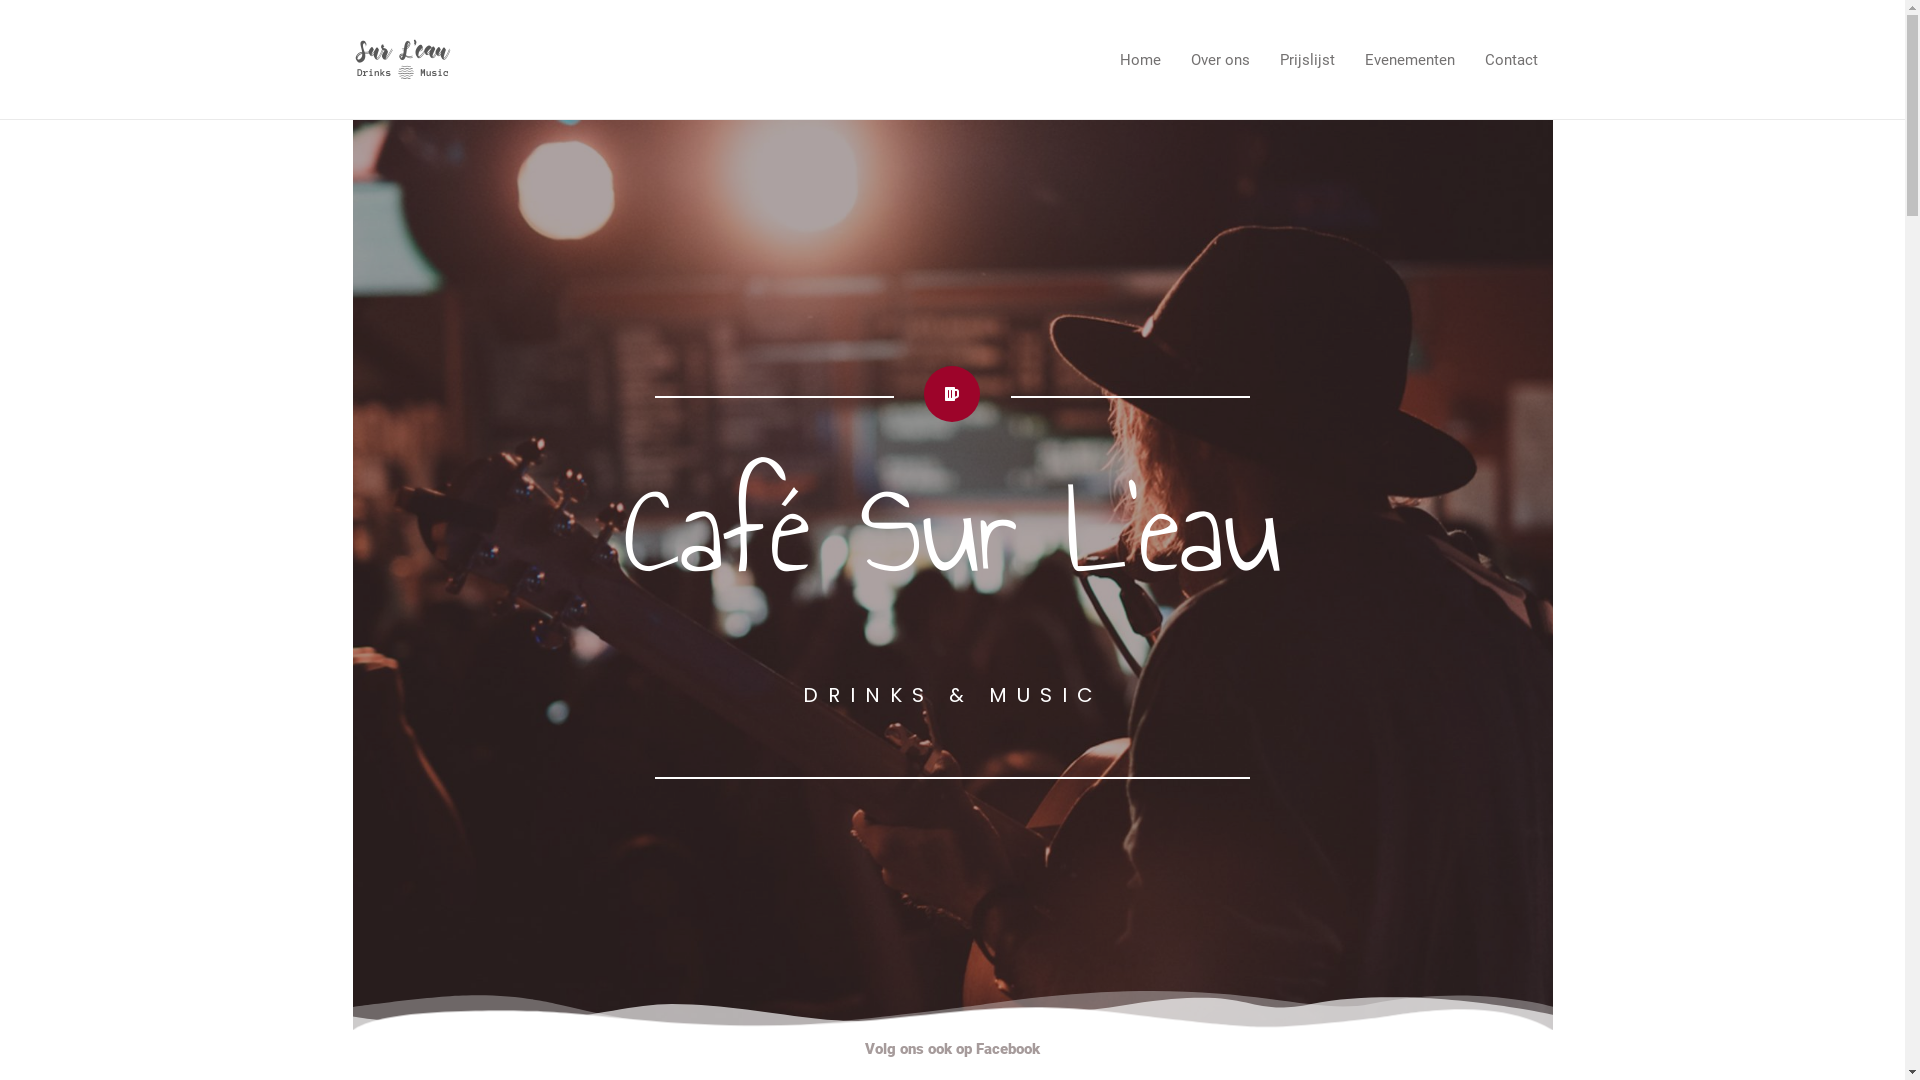 This screenshot has width=1920, height=1080. I want to click on 'Contact', so click(1511, 57).